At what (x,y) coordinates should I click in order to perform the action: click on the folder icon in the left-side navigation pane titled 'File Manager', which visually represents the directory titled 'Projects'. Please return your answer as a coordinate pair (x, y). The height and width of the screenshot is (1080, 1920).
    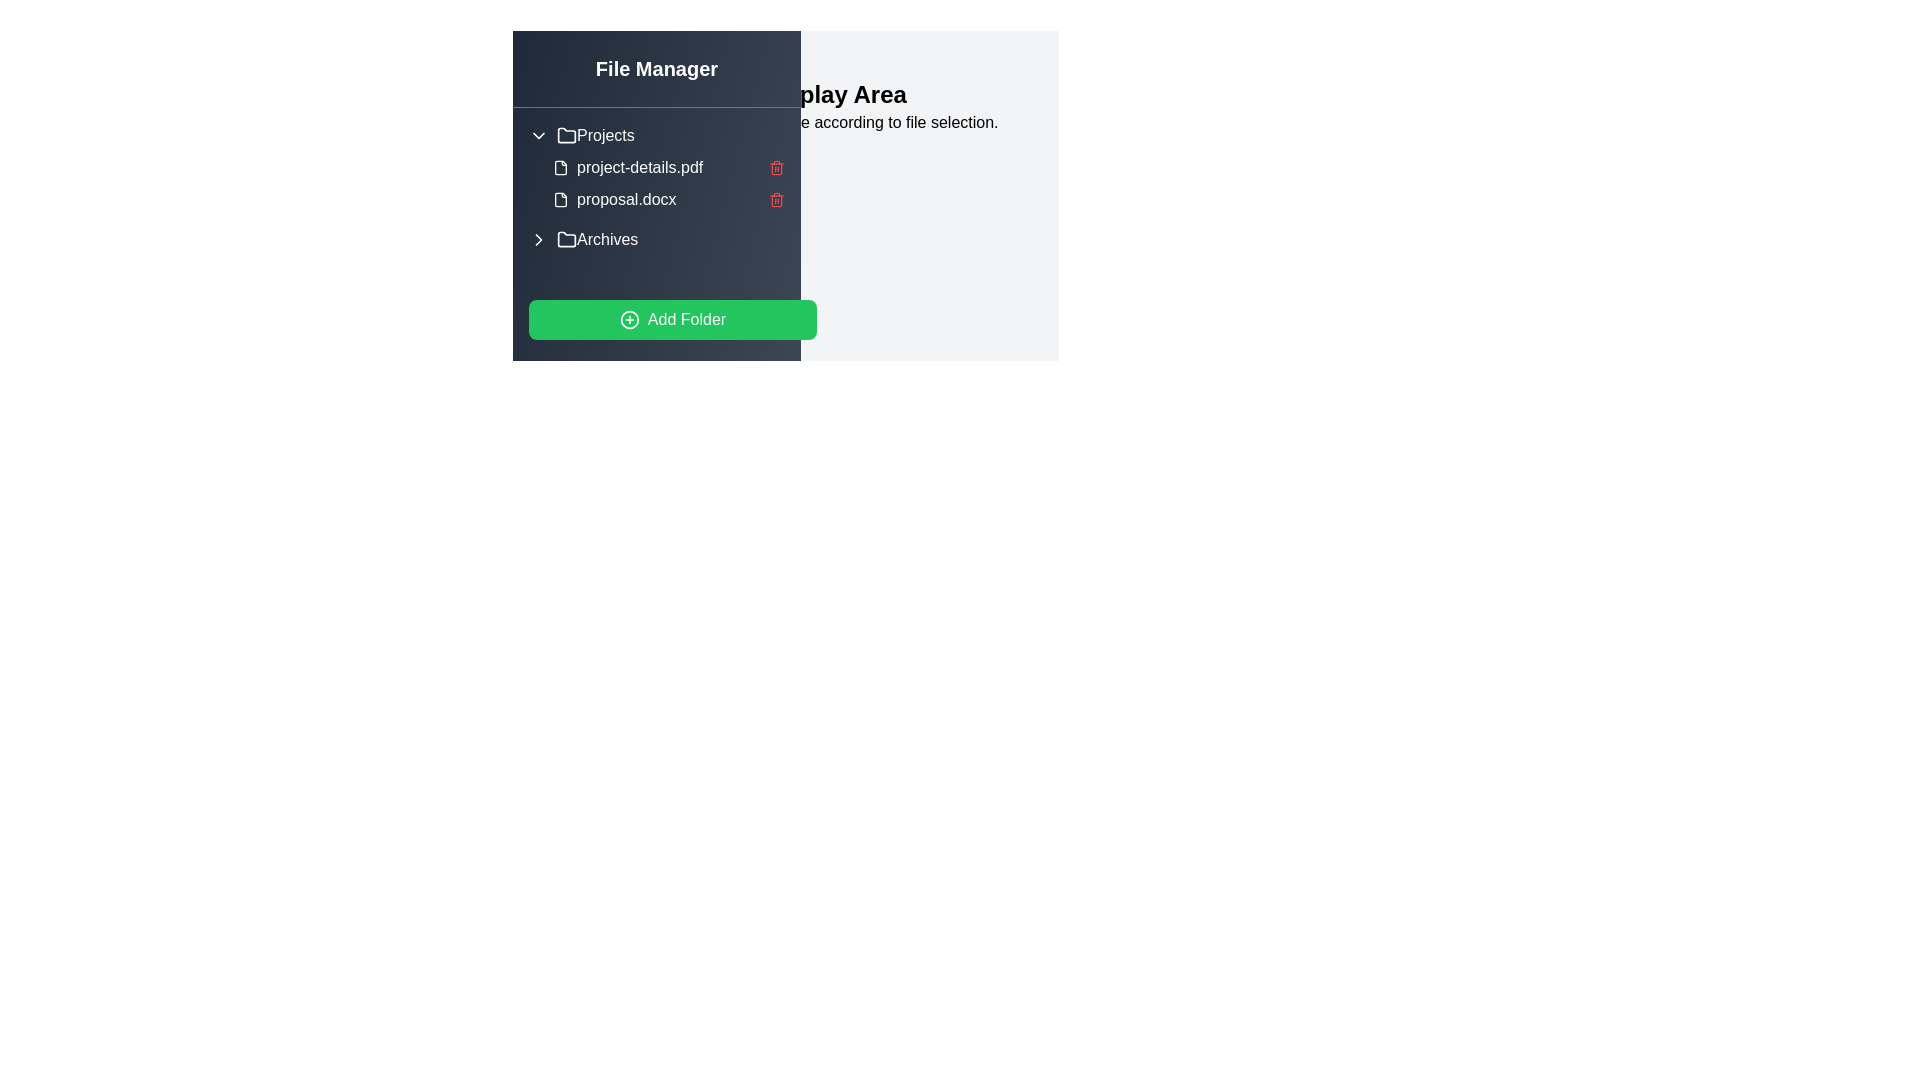
    Looking at the image, I should click on (565, 135).